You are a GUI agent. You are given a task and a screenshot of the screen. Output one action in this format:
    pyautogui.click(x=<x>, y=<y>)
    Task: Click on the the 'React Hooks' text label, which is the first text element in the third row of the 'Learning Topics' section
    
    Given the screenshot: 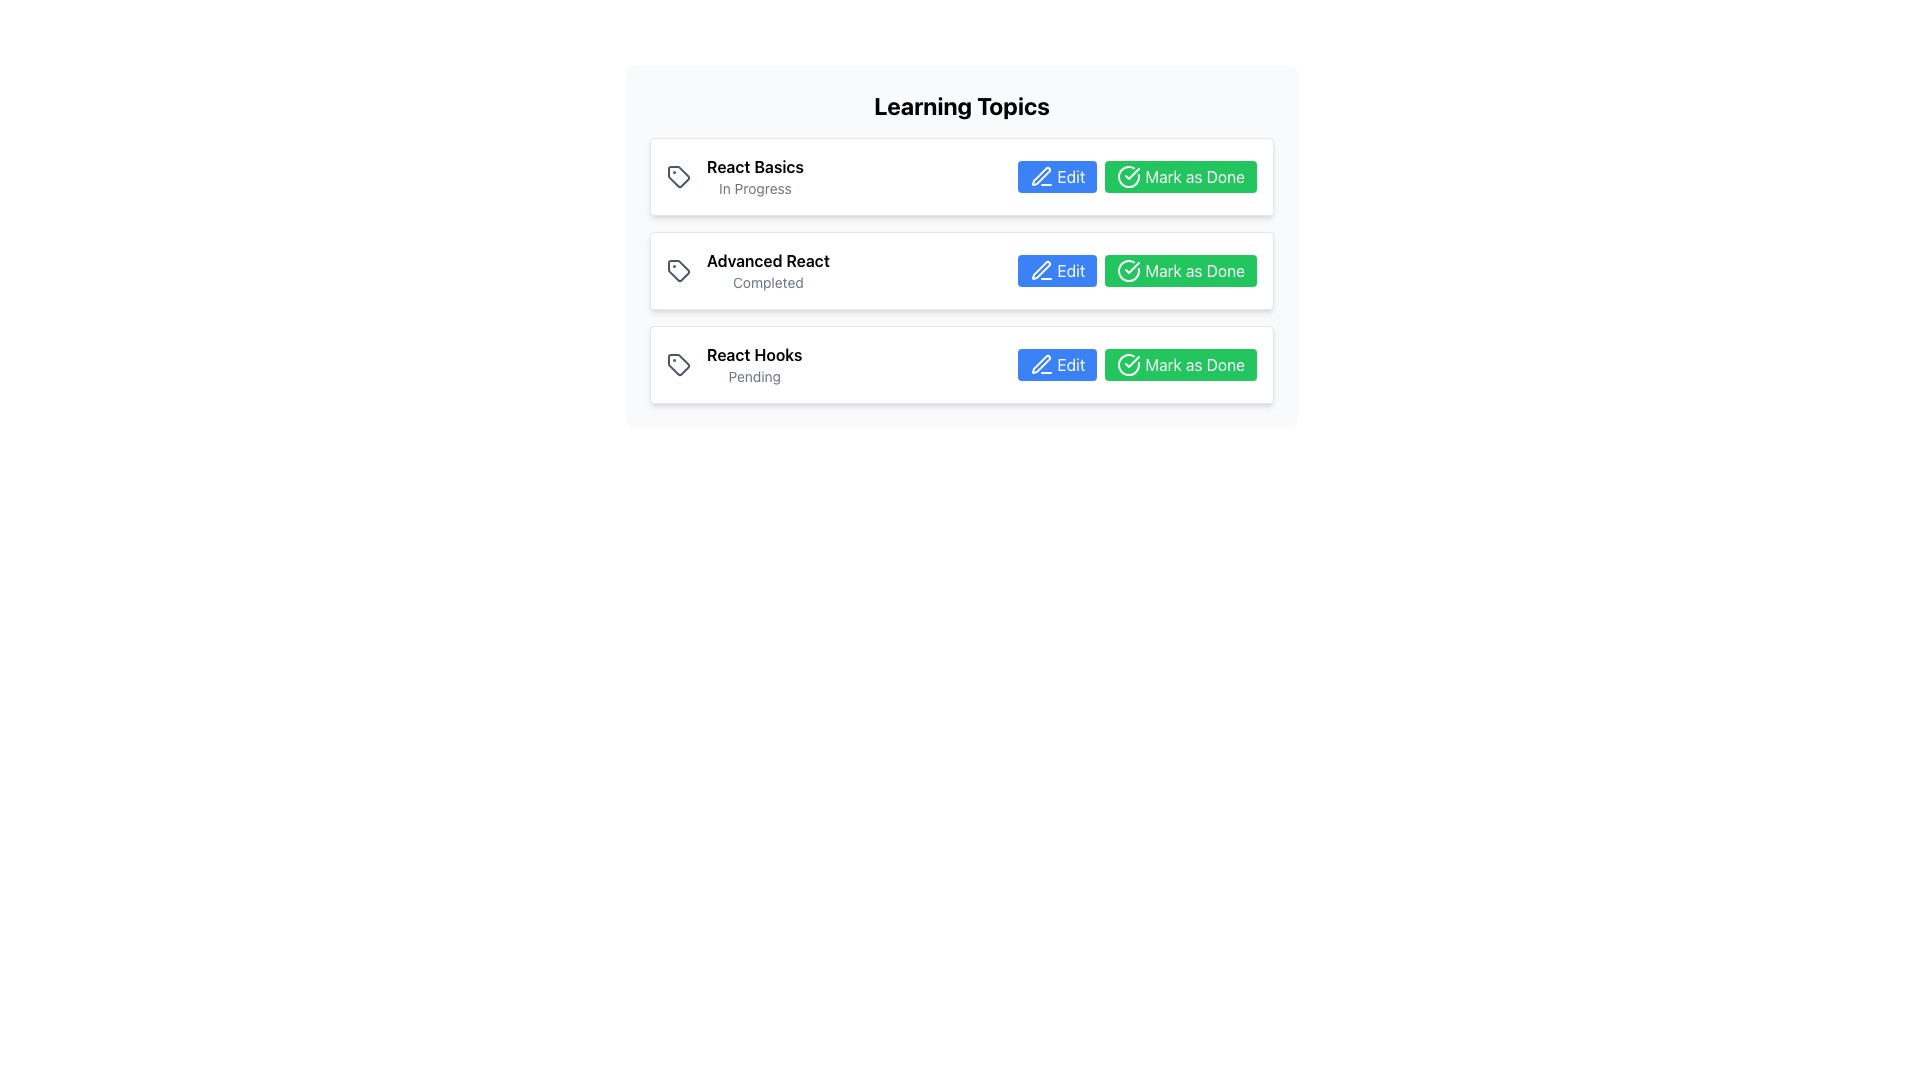 What is the action you would take?
    pyautogui.click(x=753, y=353)
    